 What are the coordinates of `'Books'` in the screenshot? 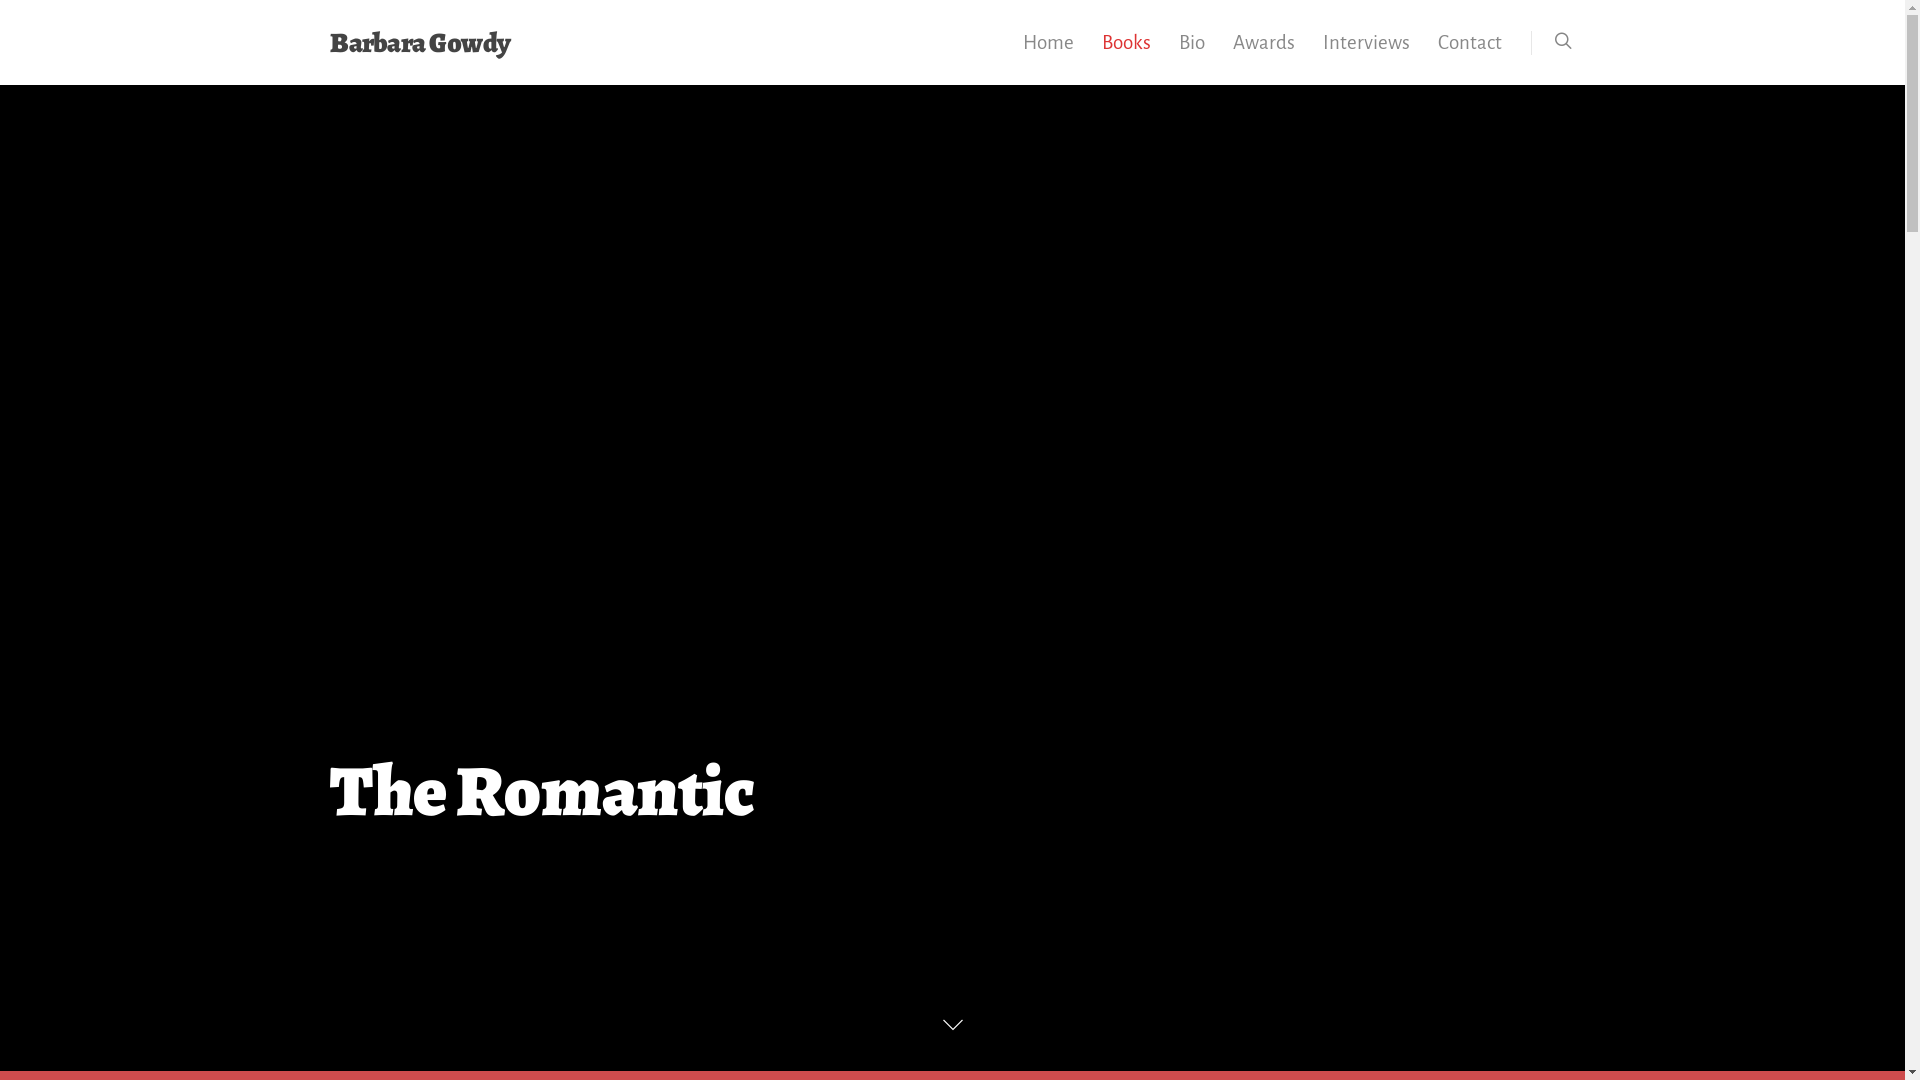 It's located at (1126, 55).